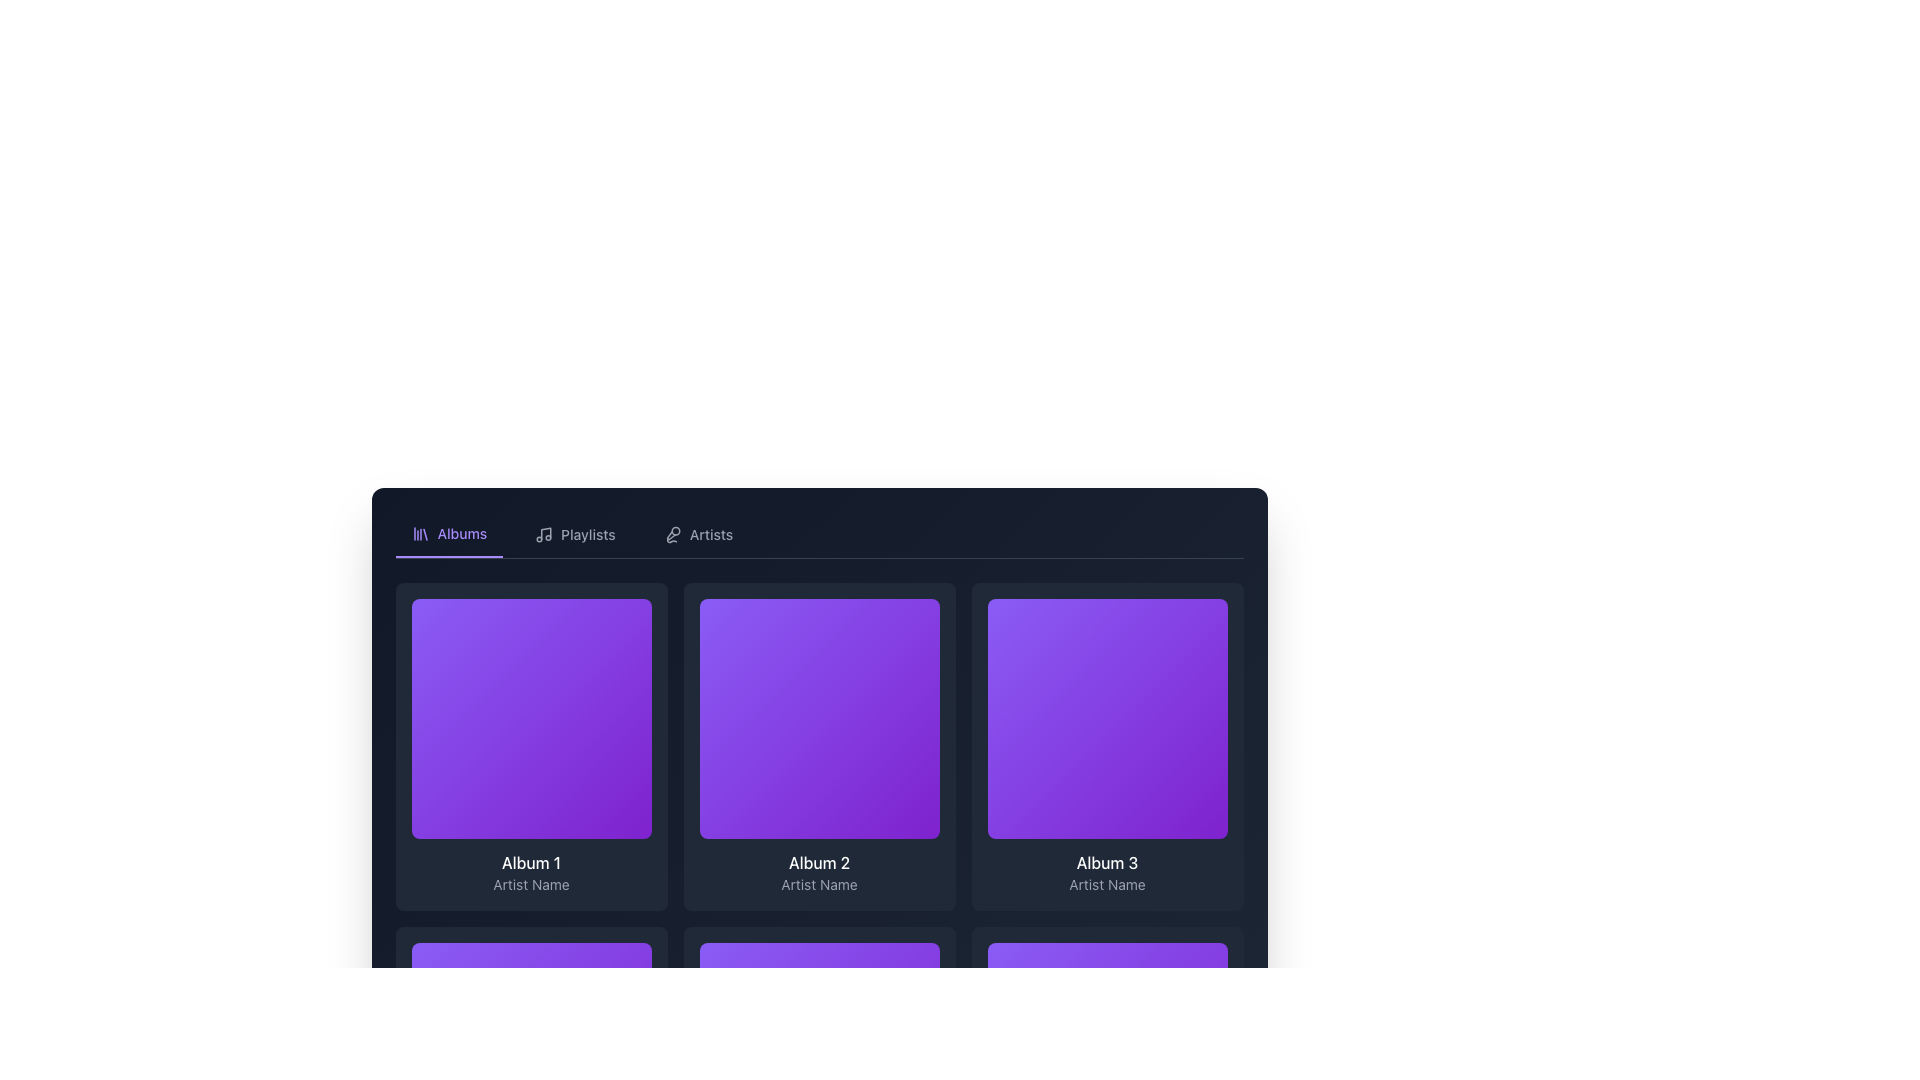 The height and width of the screenshot is (1080, 1920). What do you see at coordinates (574, 534) in the screenshot?
I see `the 'Playlists' button, which is the second item in the horizontal navigation bar located between 'Albums' and 'Artists'` at bounding box center [574, 534].